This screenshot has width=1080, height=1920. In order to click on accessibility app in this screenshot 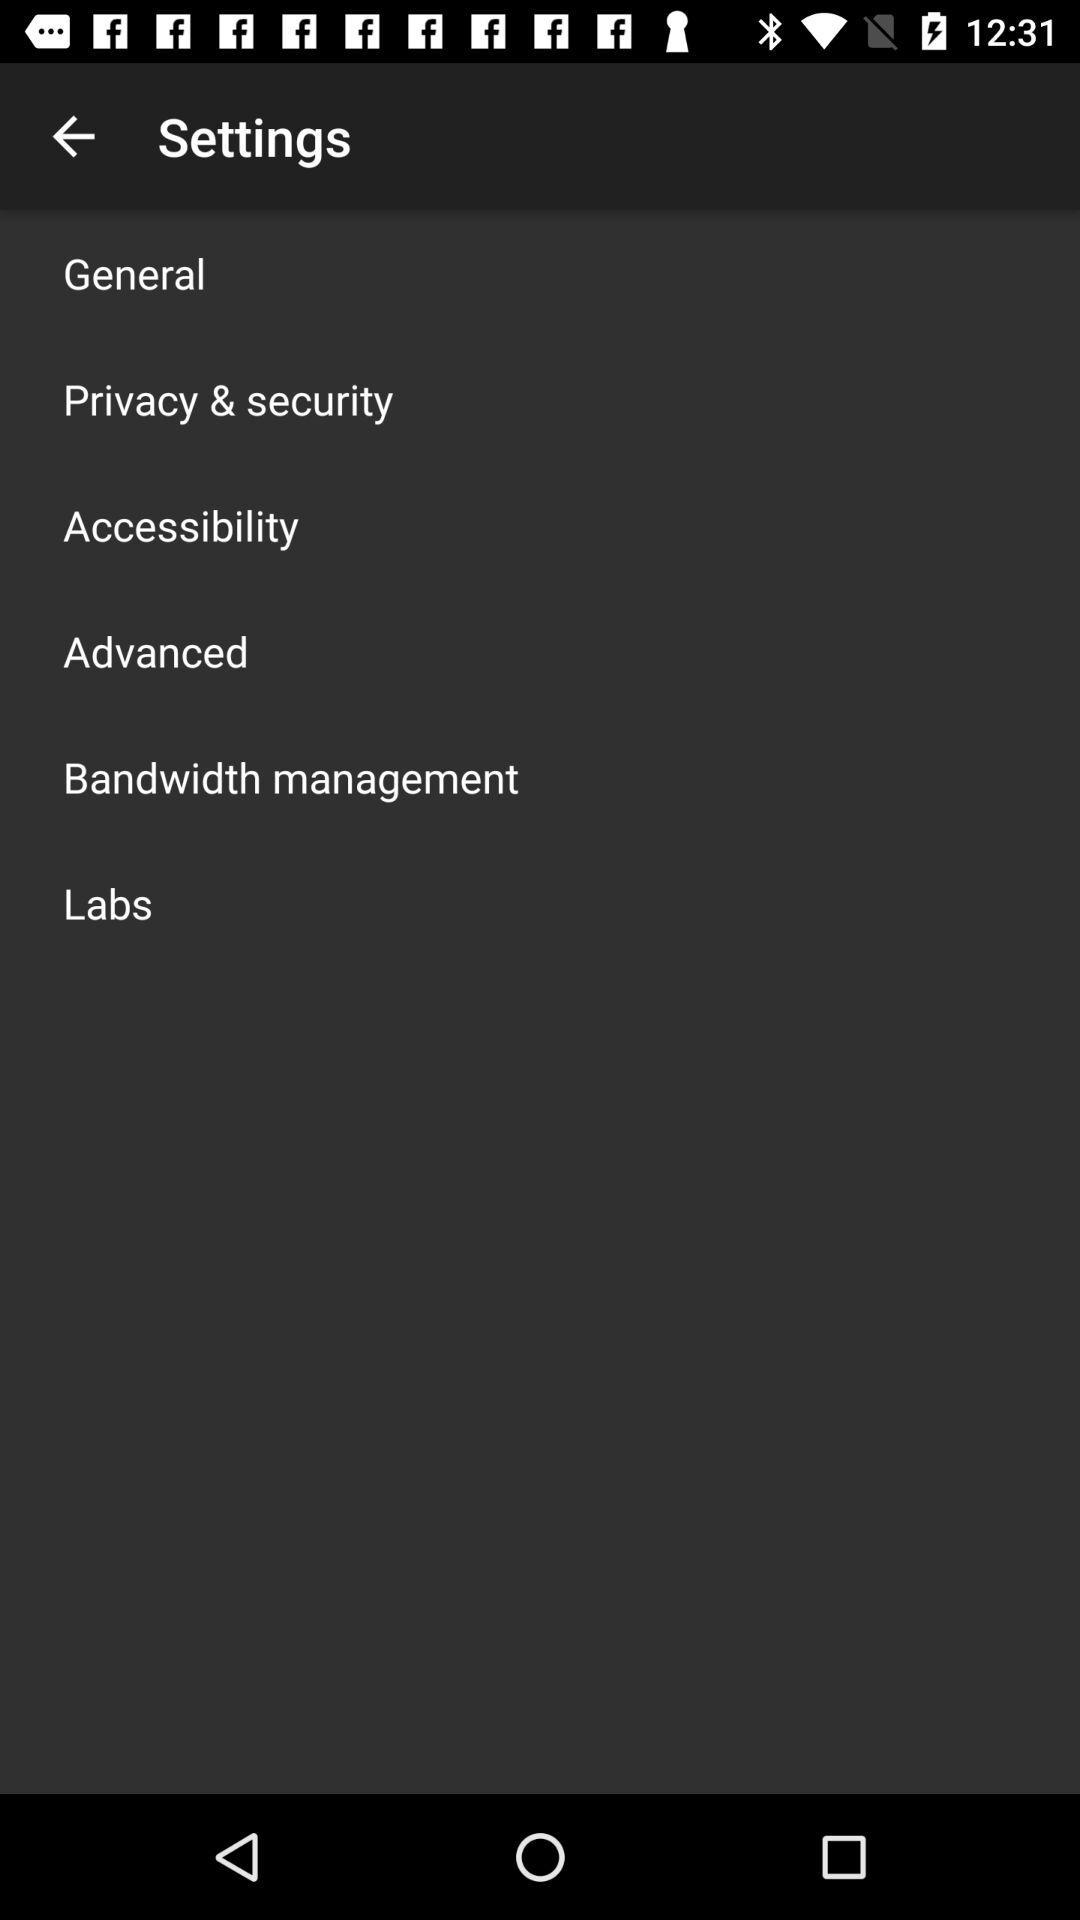, I will do `click(181, 524)`.